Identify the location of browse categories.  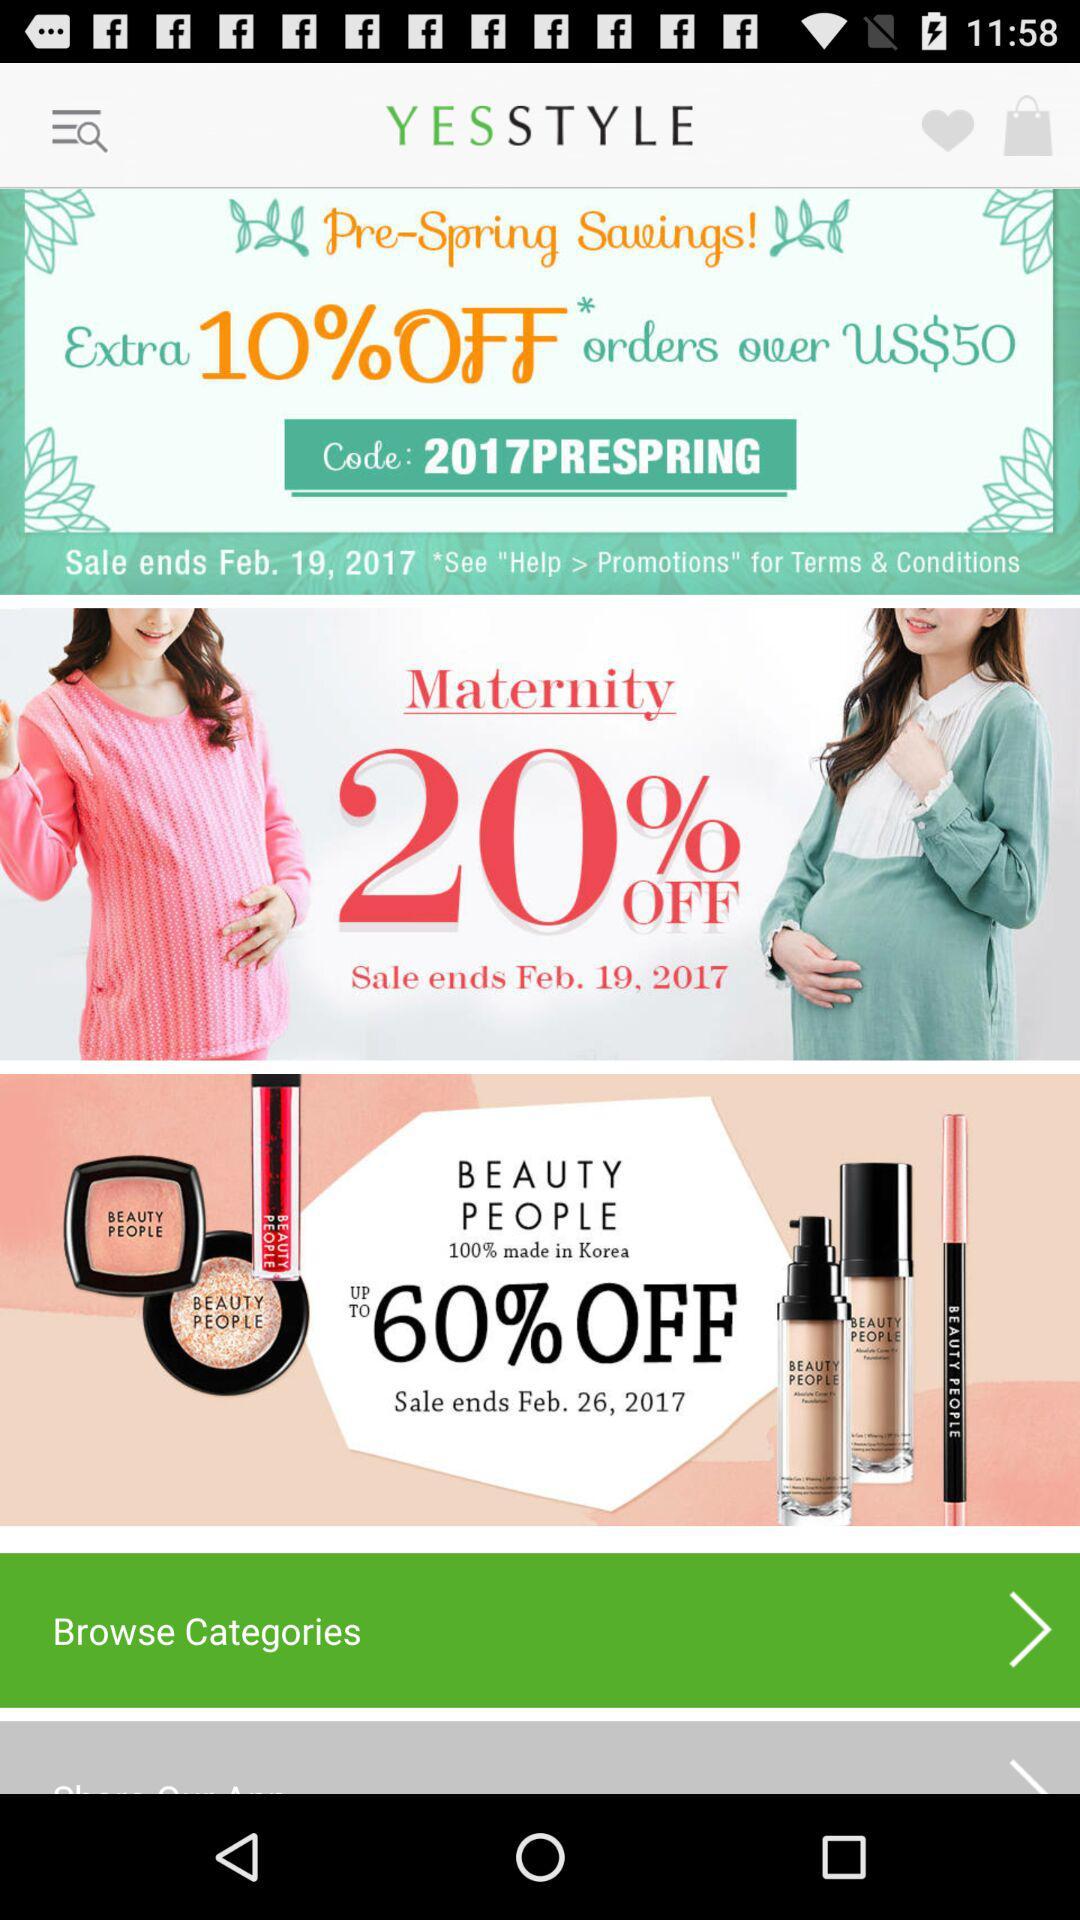
(540, 1630).